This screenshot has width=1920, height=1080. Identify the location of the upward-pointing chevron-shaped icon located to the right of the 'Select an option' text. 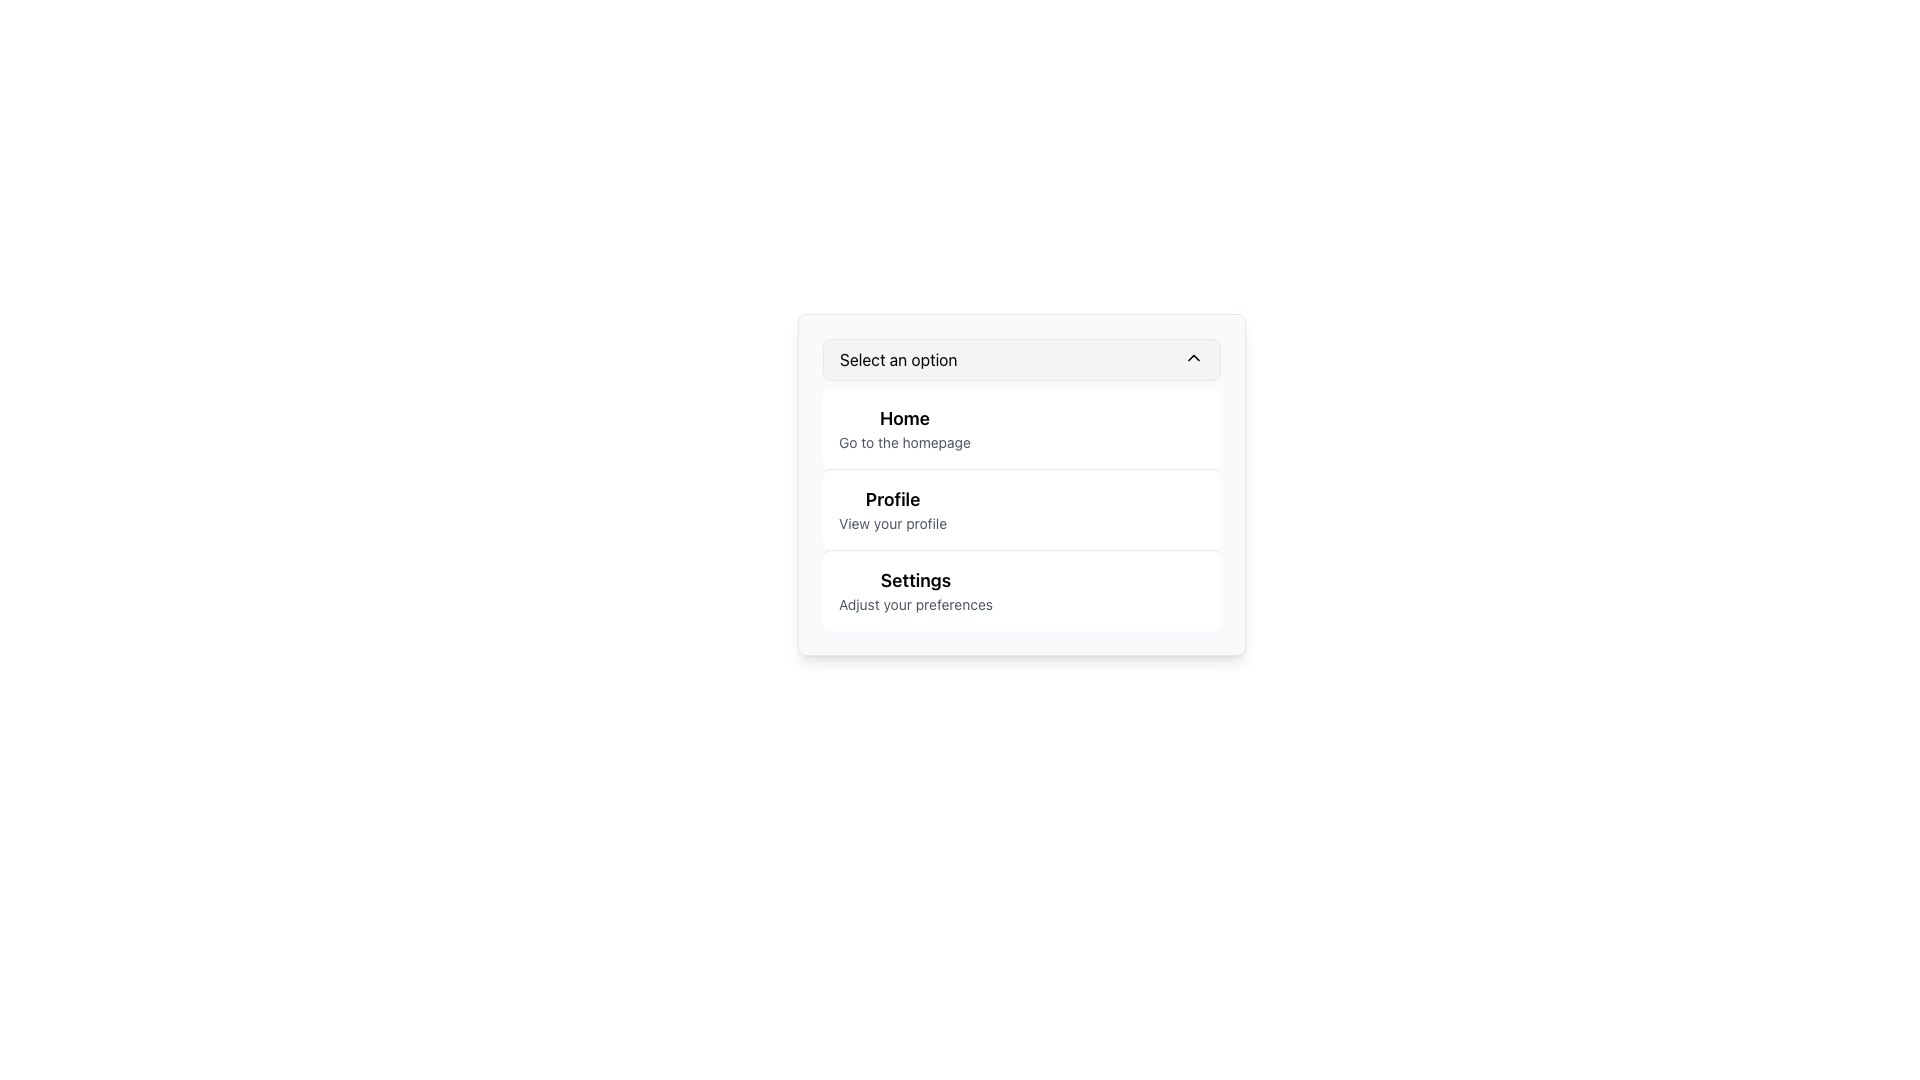
(1194, 357).